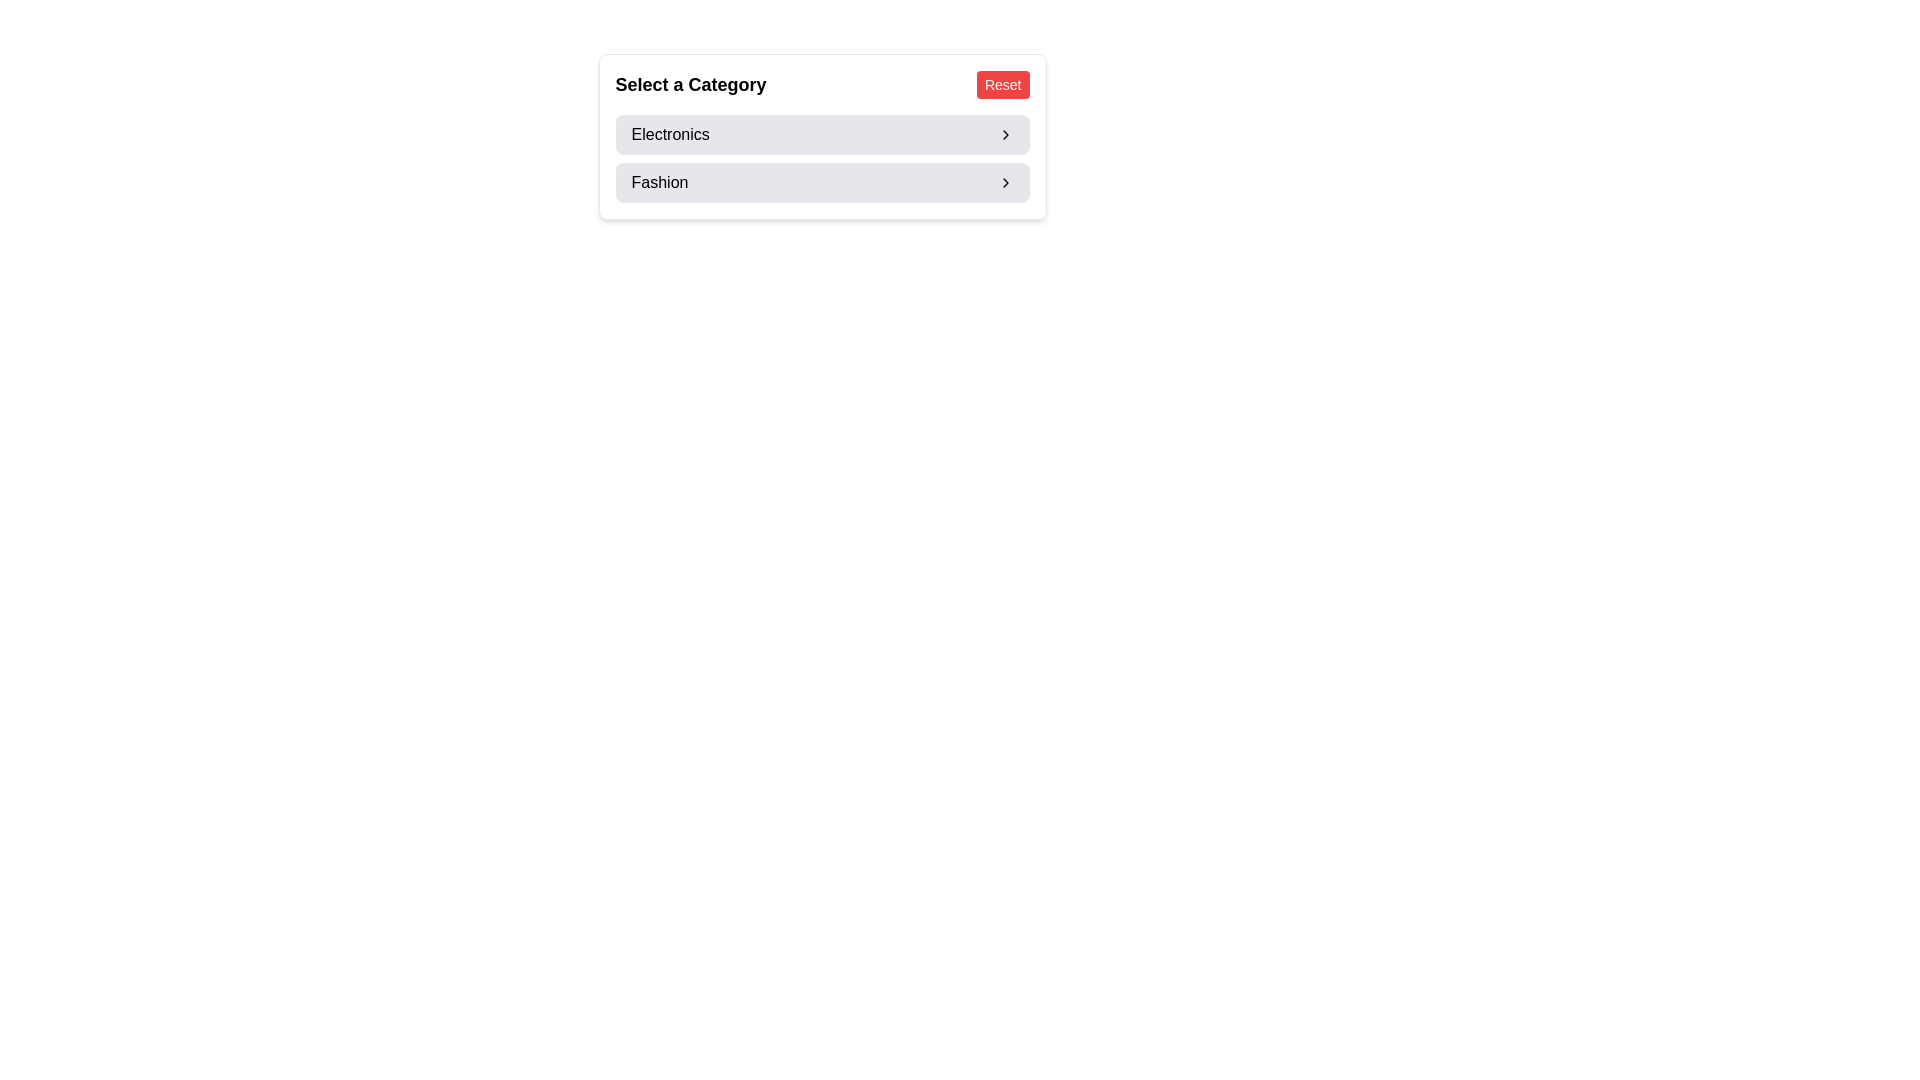 This screenshot has width=1920, height=1080. What do you see at coordinates (822, 136) in the screenshot?
I see `the 'Electronics' button, which has a light gray background and is the first entry` at bounding box center [822, 136].